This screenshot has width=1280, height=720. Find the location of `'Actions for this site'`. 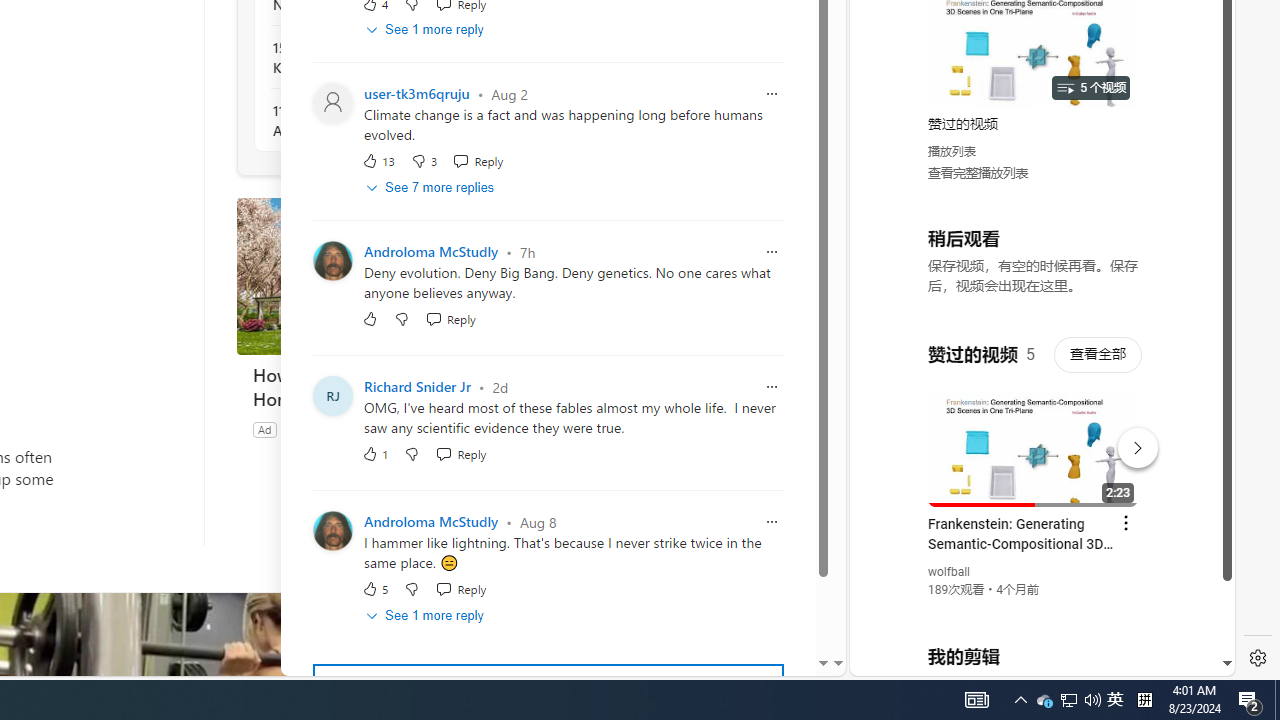

'Actions for this site' is located at coordinates (1131, 442).